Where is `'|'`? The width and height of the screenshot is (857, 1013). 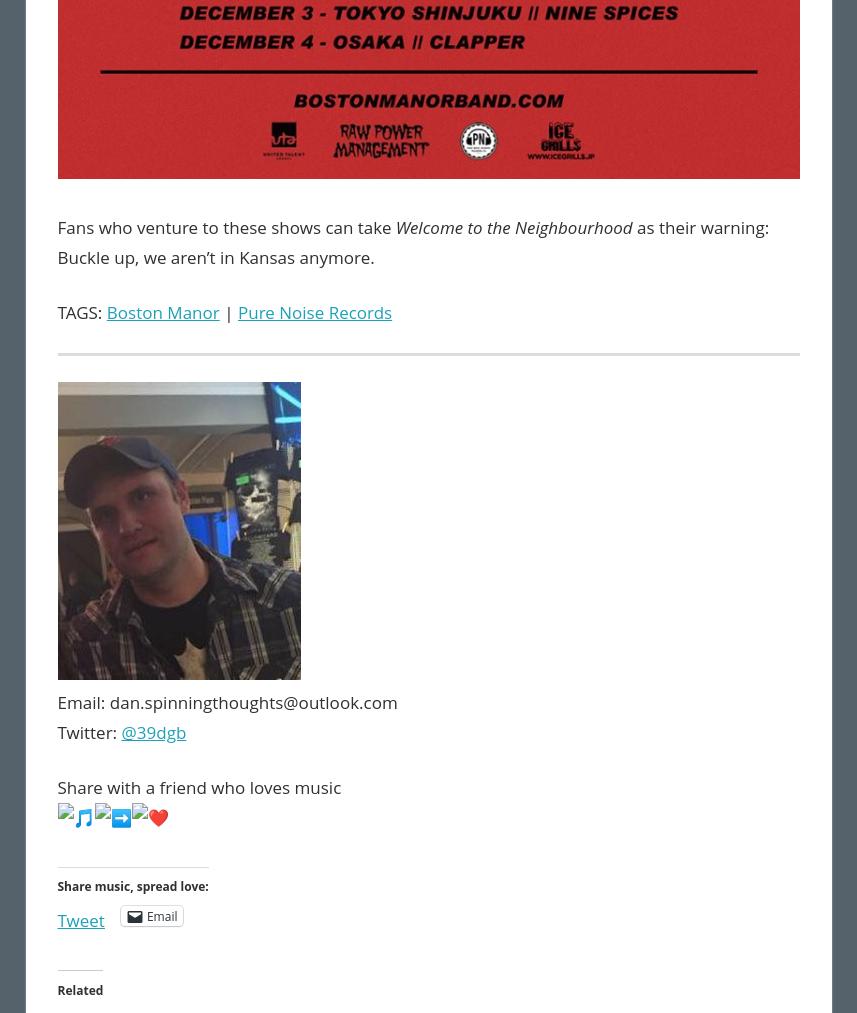 '|' is located at coordinates (217, 311).